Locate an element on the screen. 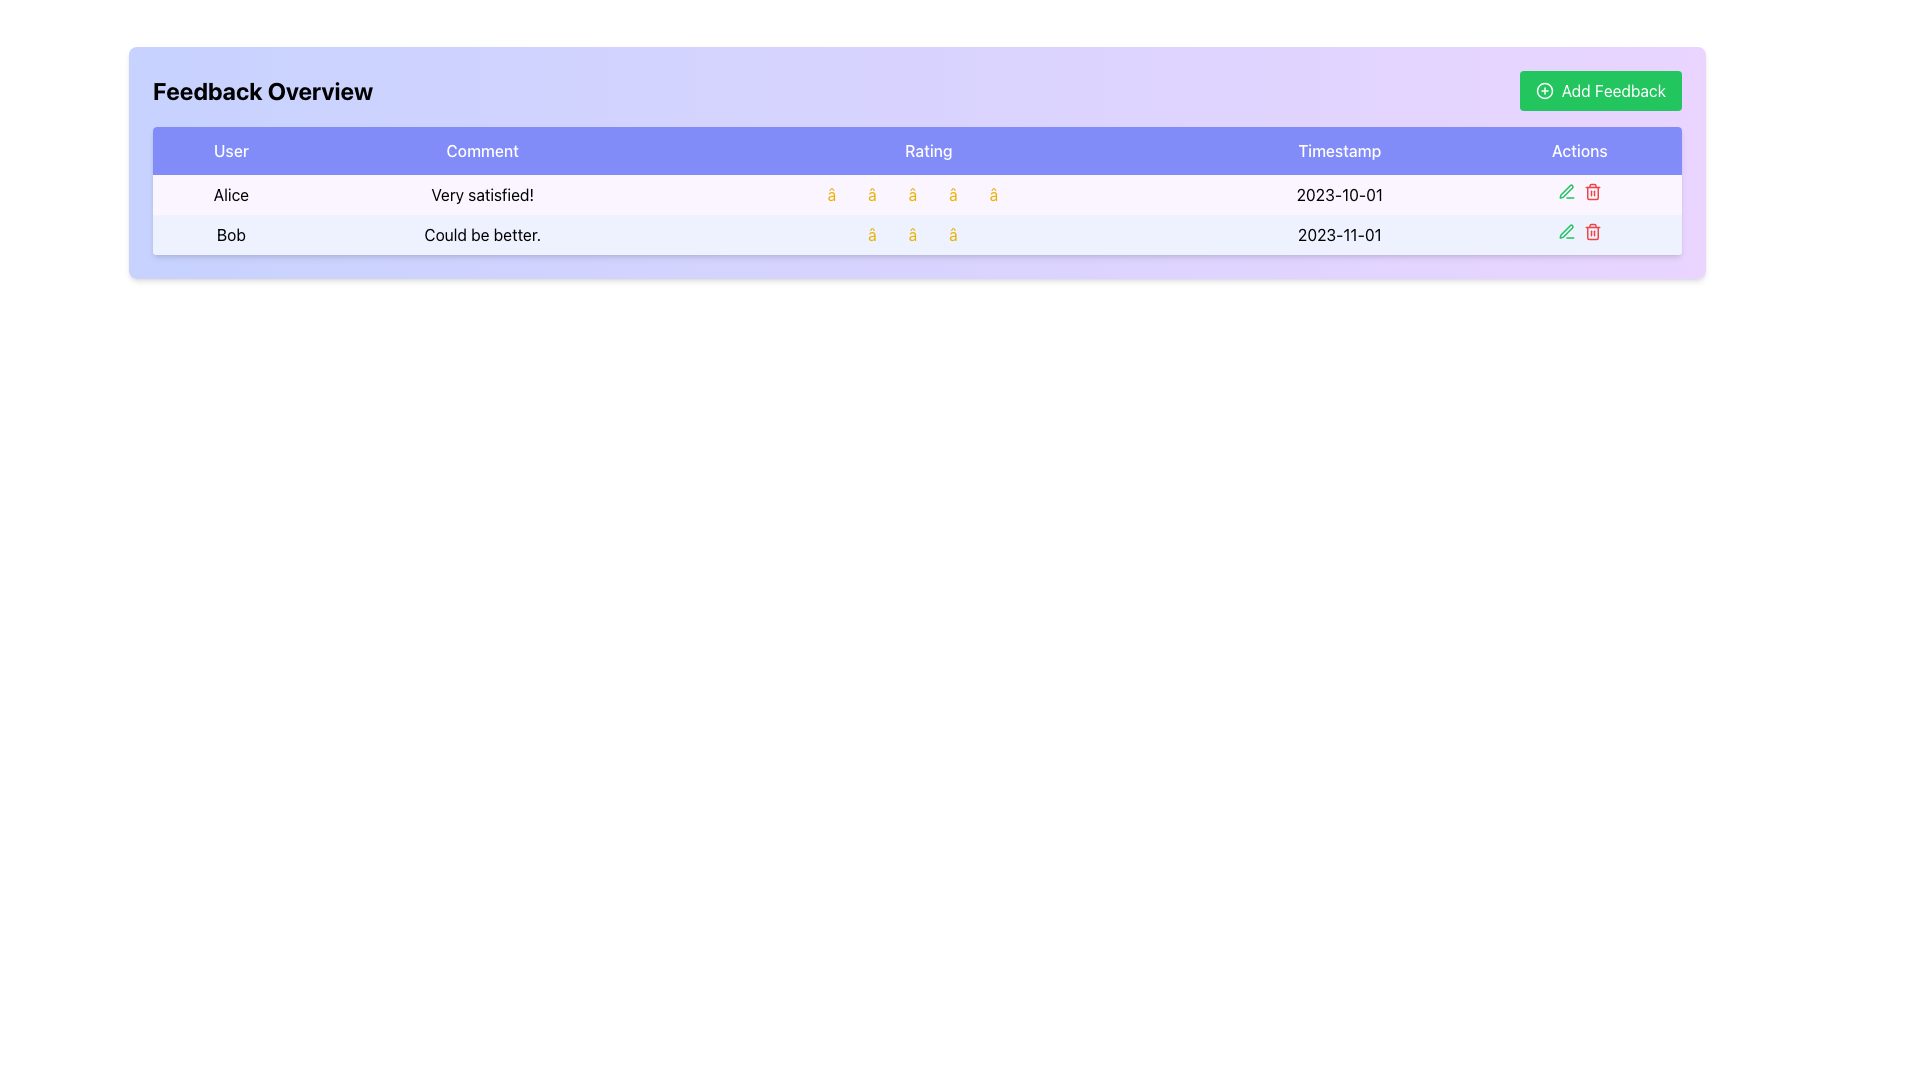 Image resolution: width=1920 pixels, height=1080 pixels. the individual stars in the feedback row for user 'Bob' to interact with the rating is located at coordinates (916, 234).